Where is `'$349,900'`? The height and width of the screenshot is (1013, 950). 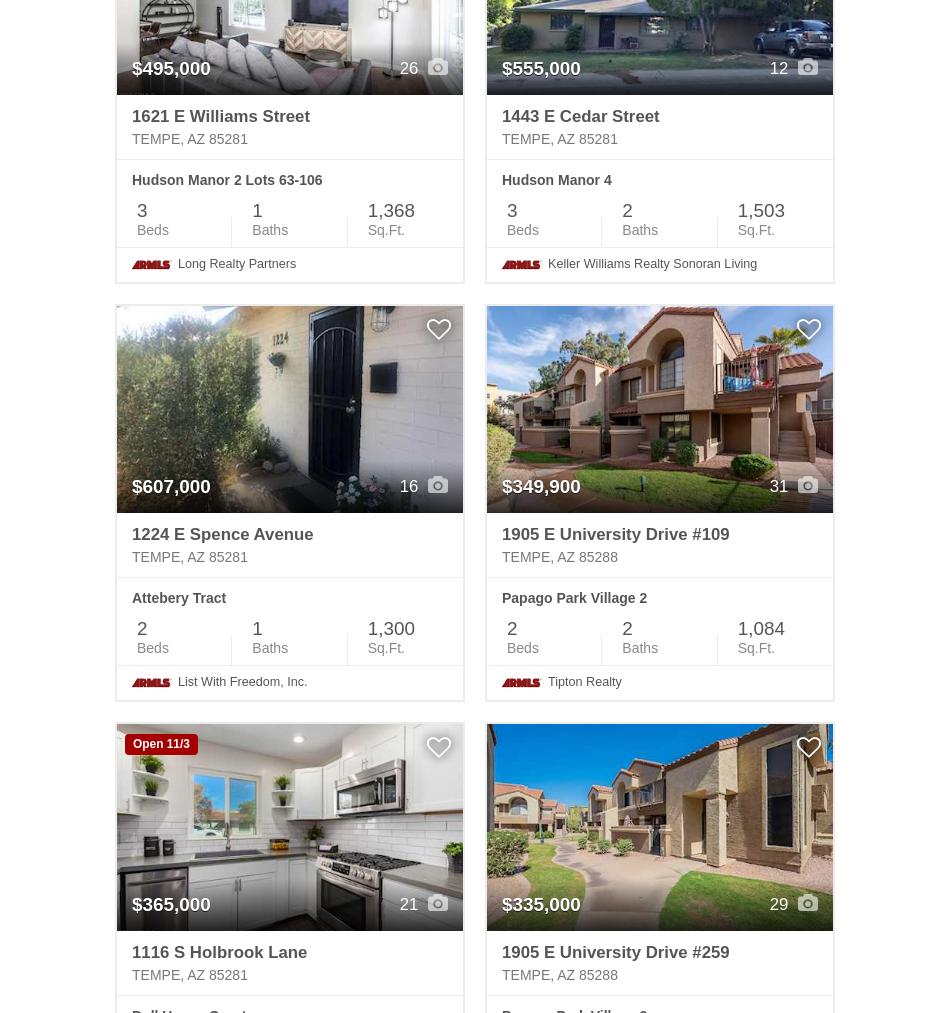
'$349,900' is located at coordinates (541, 485).